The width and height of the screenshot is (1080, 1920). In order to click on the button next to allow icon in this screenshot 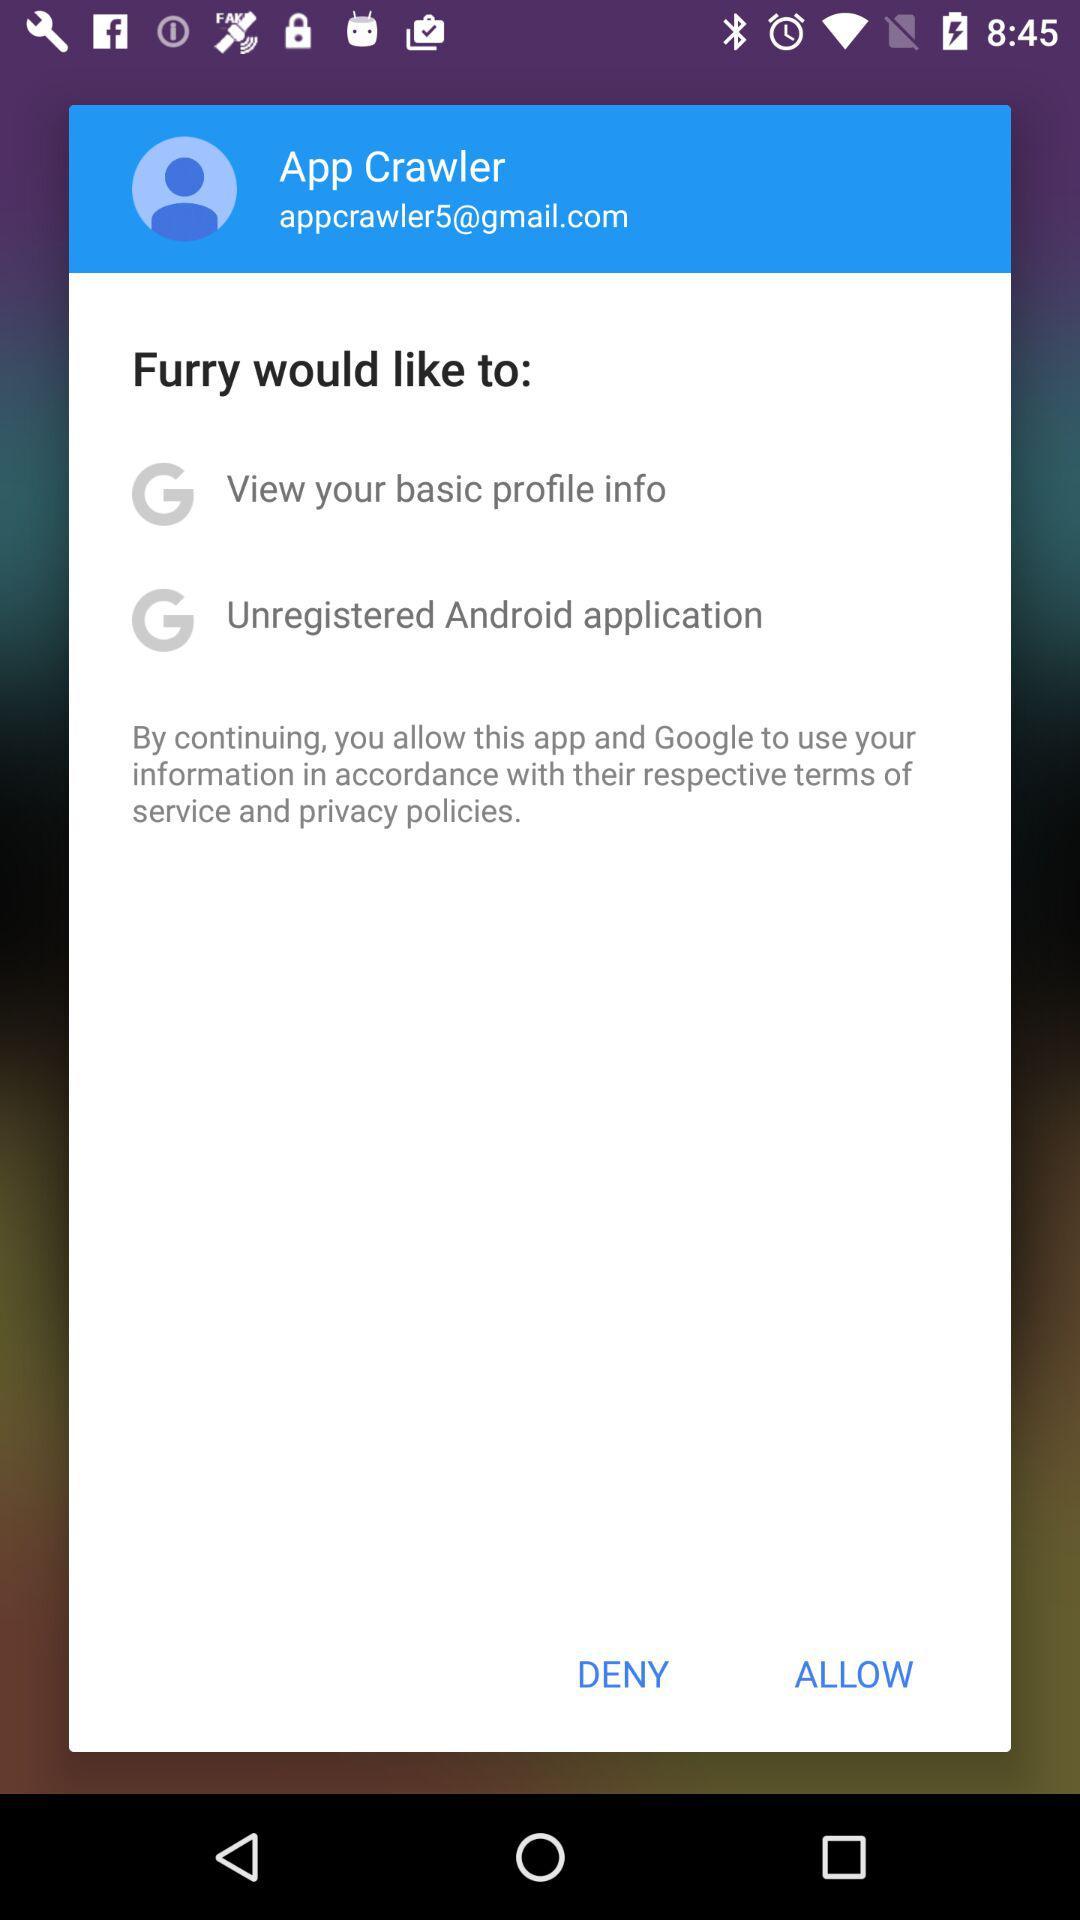, I will do `click(621, 1673)`.